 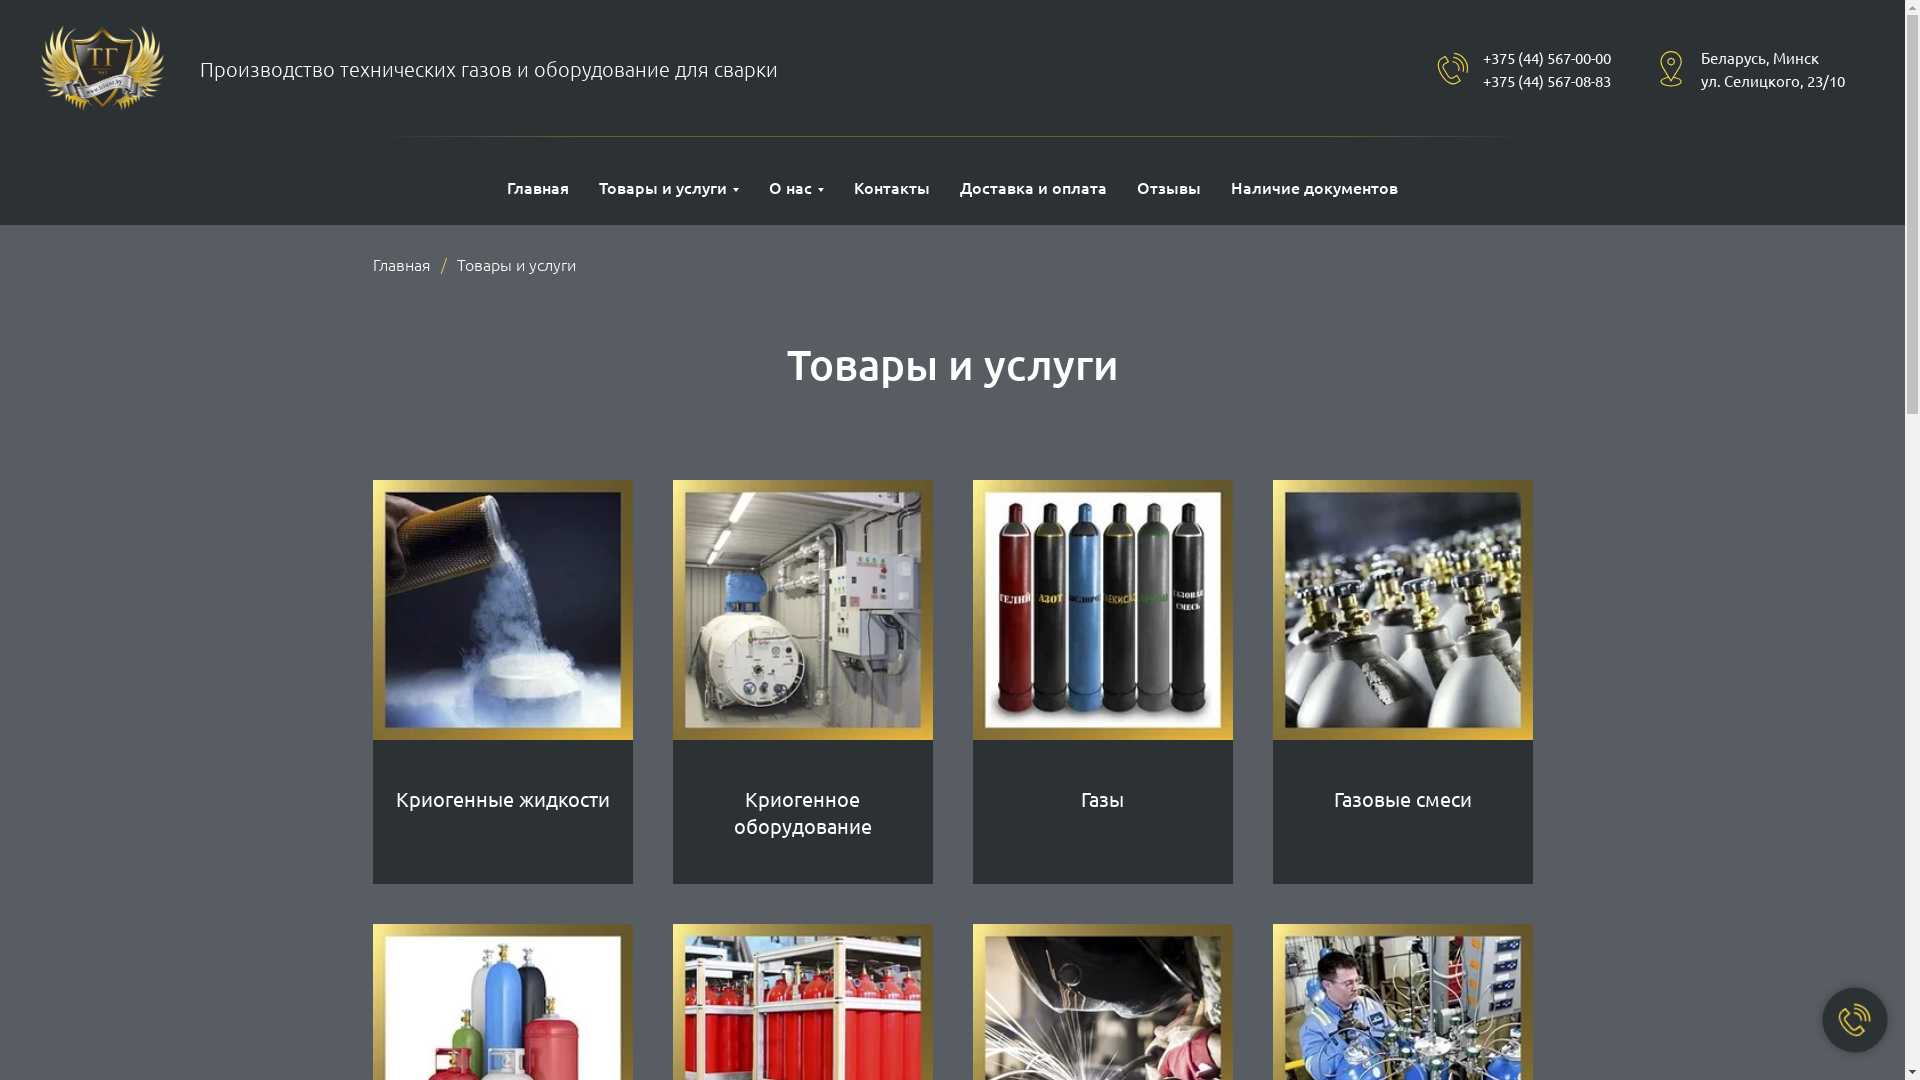 I want to click on '+375 (44) 567-08-83', so click(x=1545, y=79).